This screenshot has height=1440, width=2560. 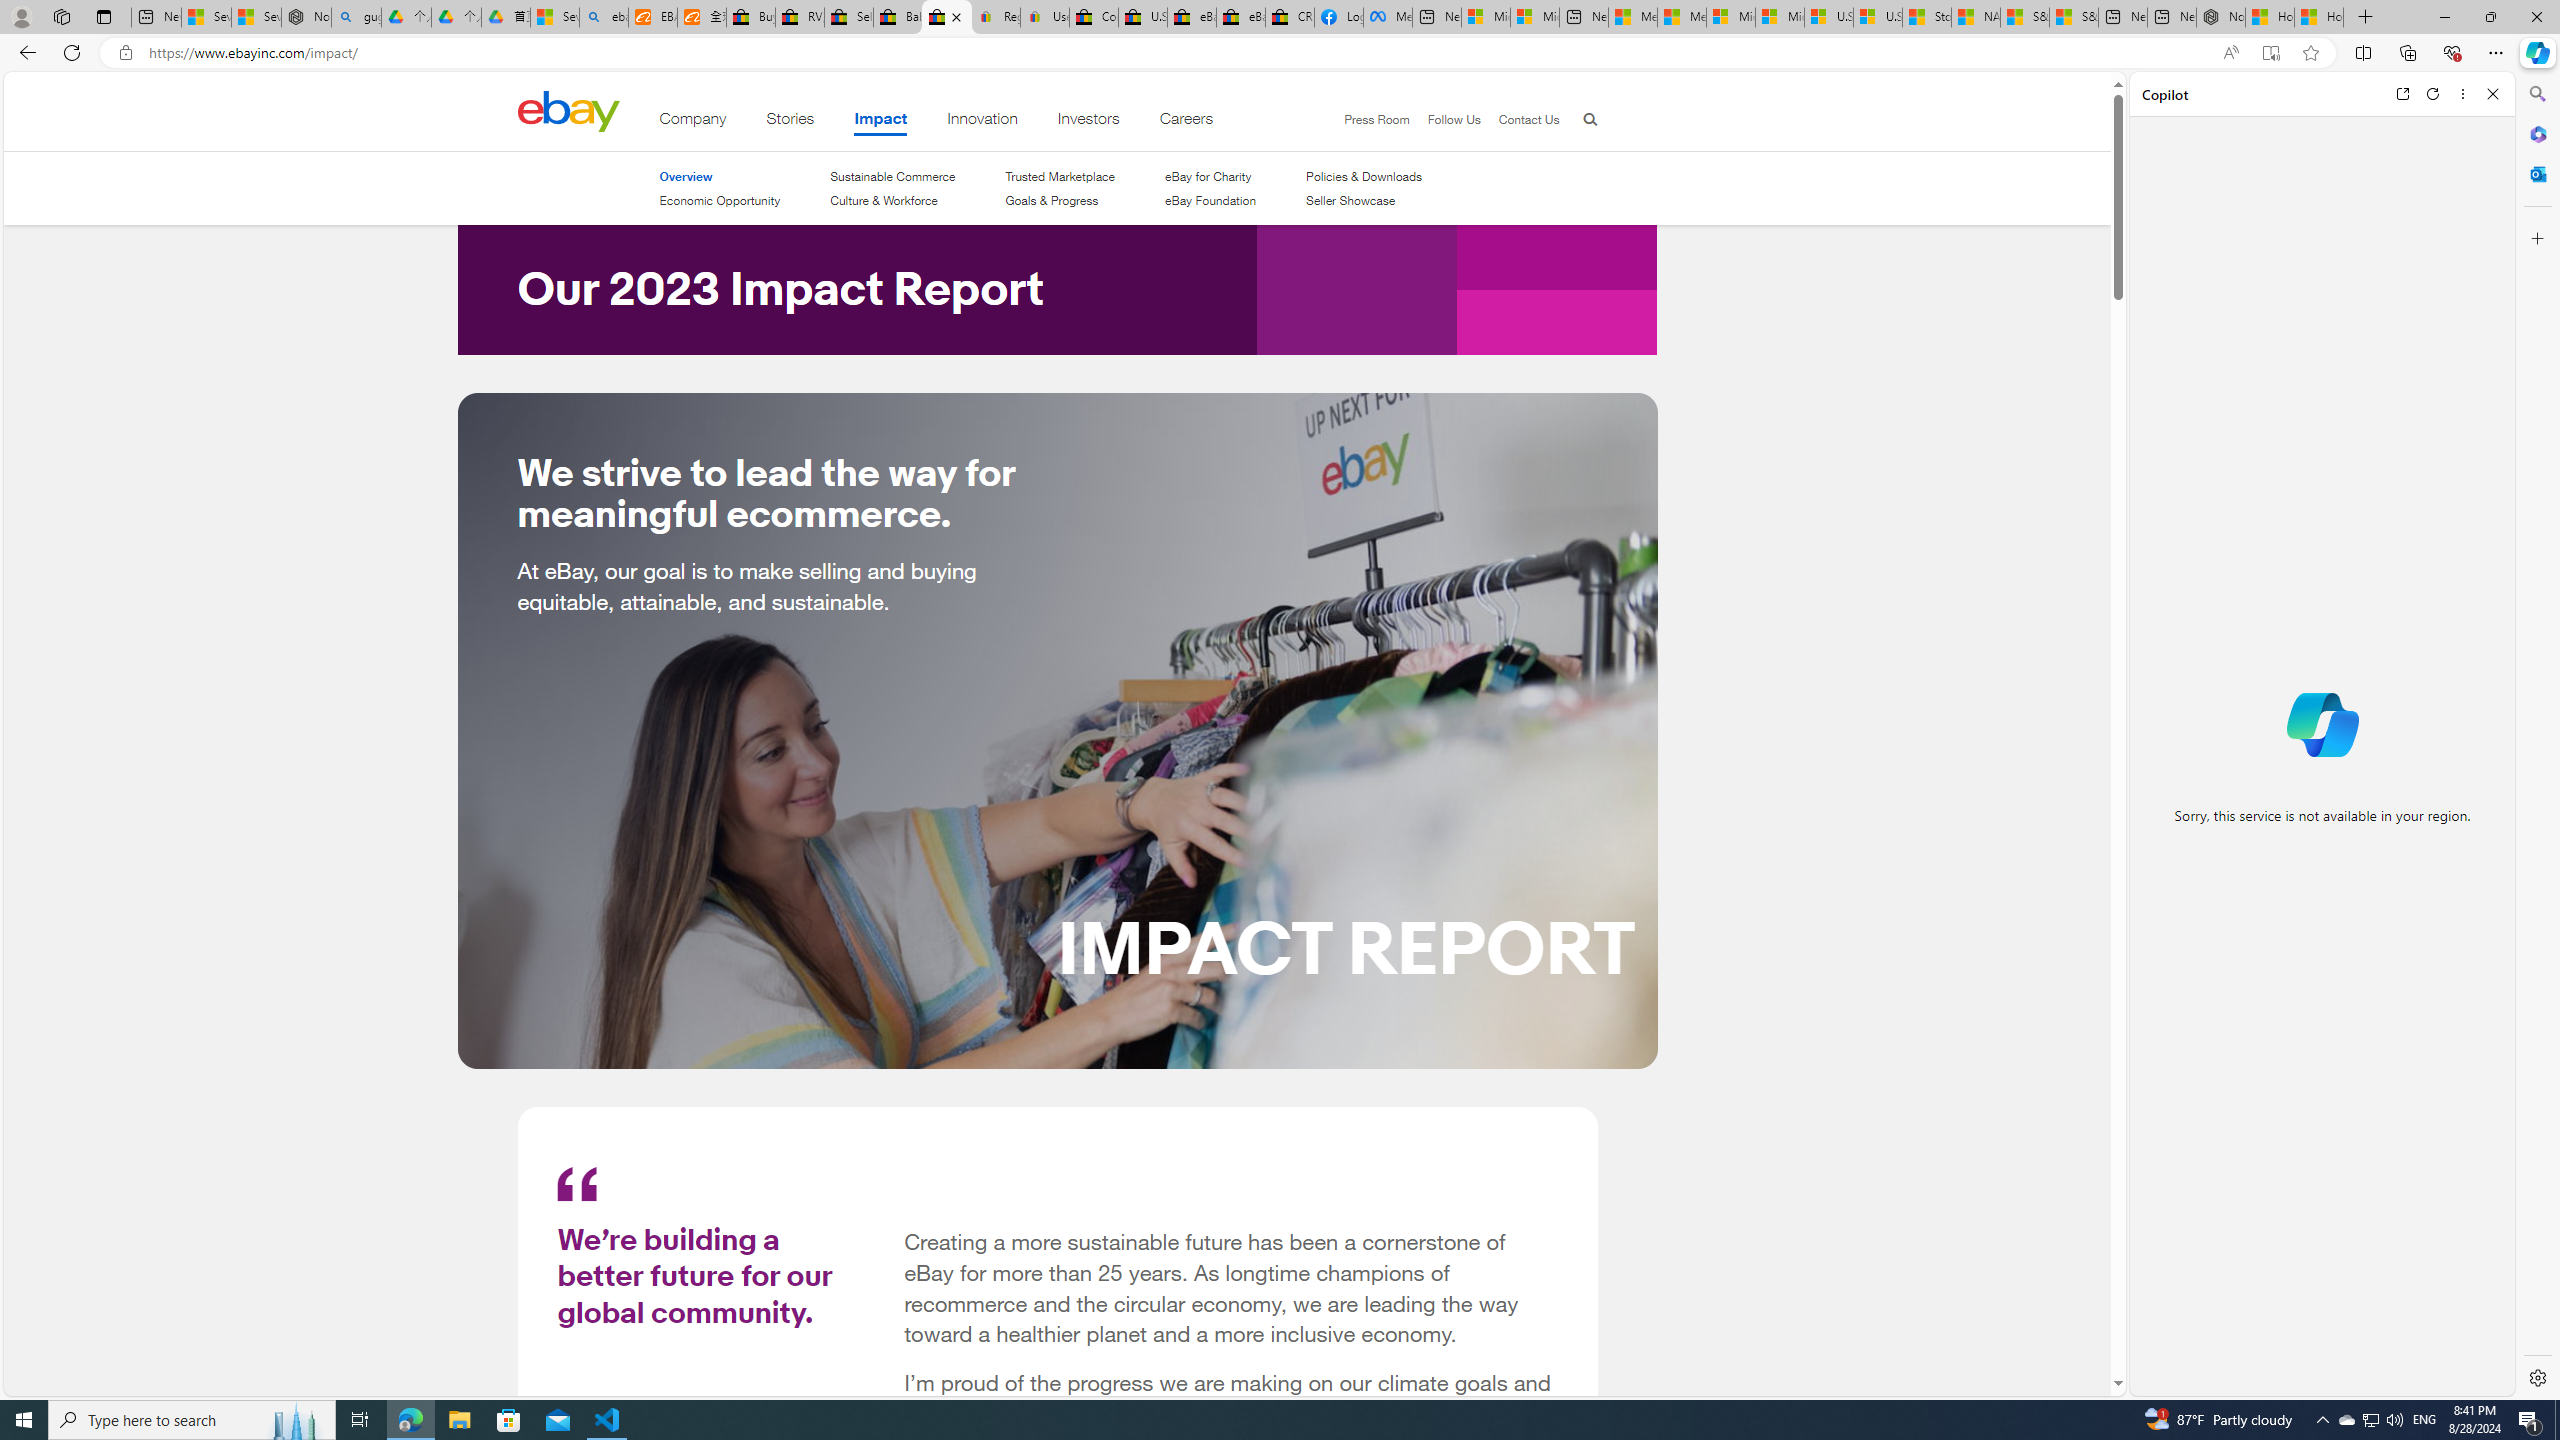 What do you see at coordinates (718, 176) in the screenshot?
I see `'Overview'` at bounding box center [718, 176].